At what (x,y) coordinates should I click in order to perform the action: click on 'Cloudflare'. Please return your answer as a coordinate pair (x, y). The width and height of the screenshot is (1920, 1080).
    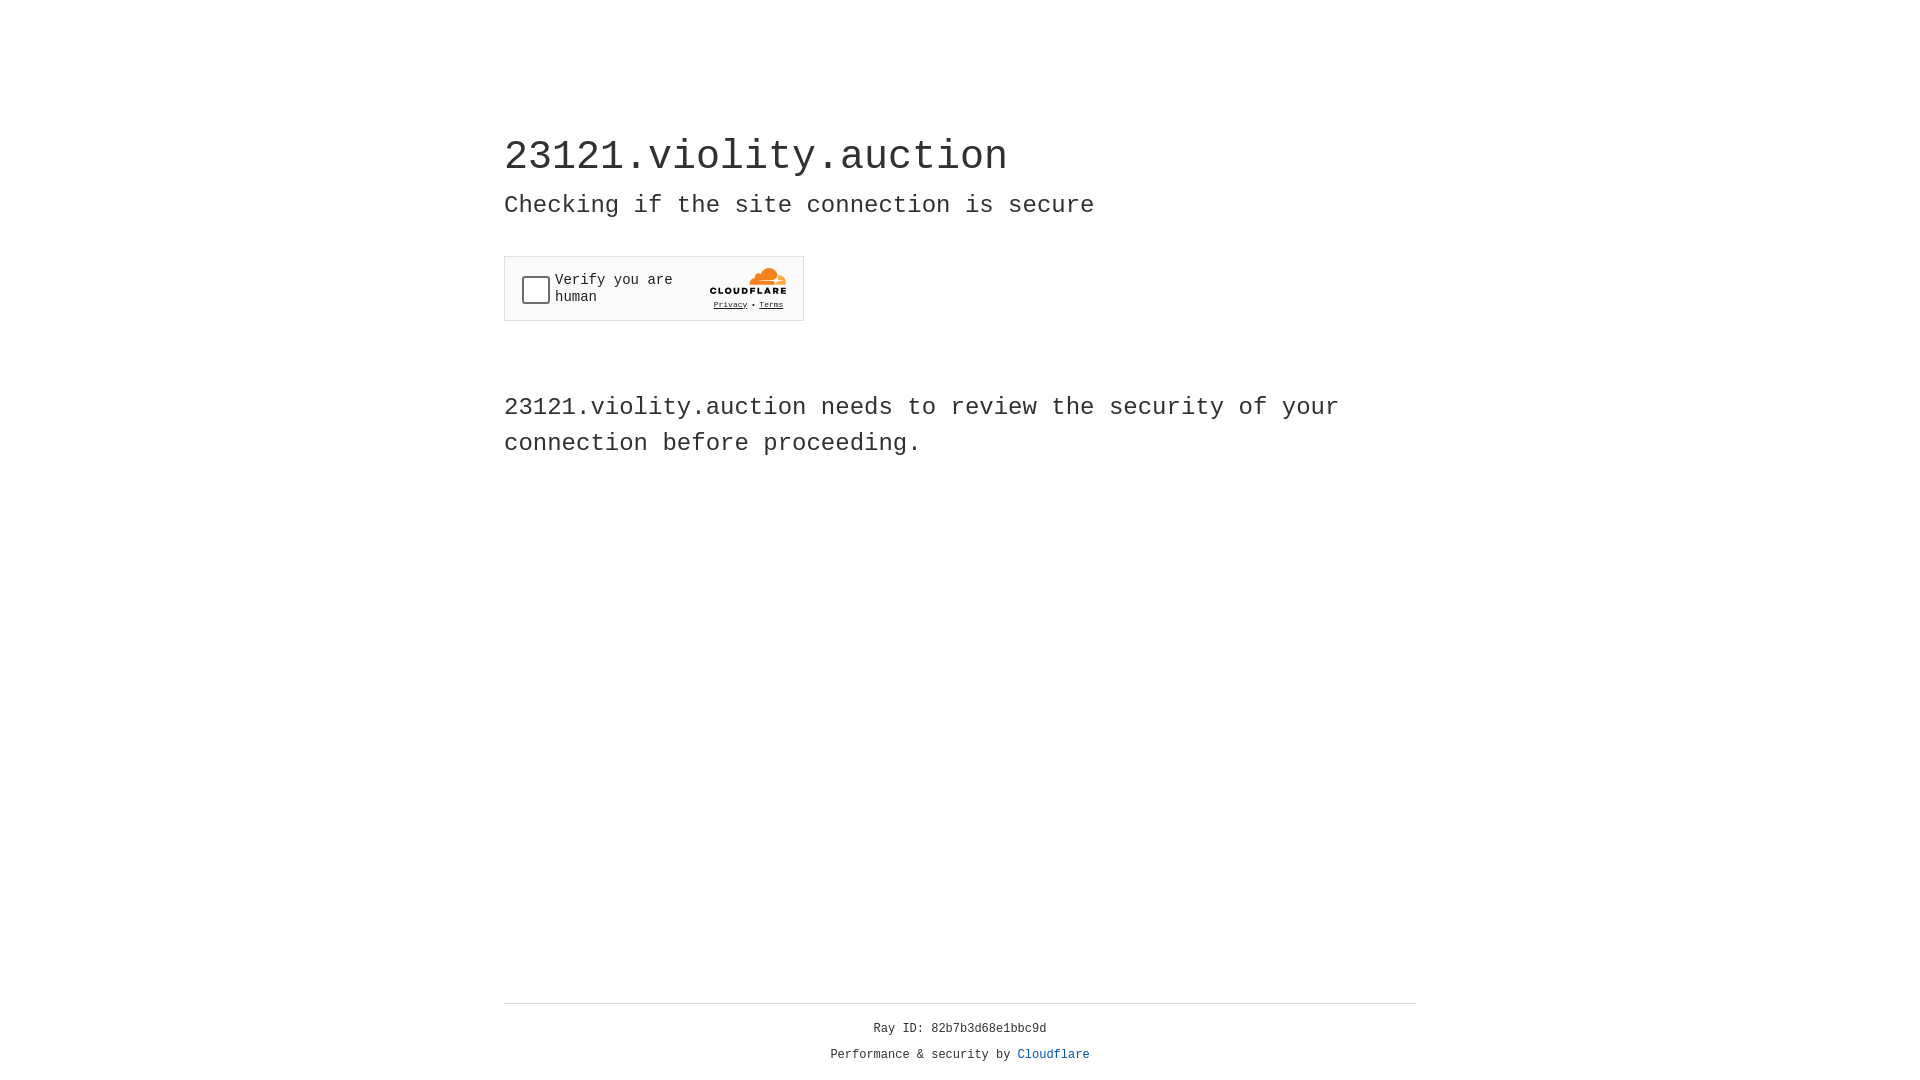
    Looking at the image, I should click on (1017, 1054).